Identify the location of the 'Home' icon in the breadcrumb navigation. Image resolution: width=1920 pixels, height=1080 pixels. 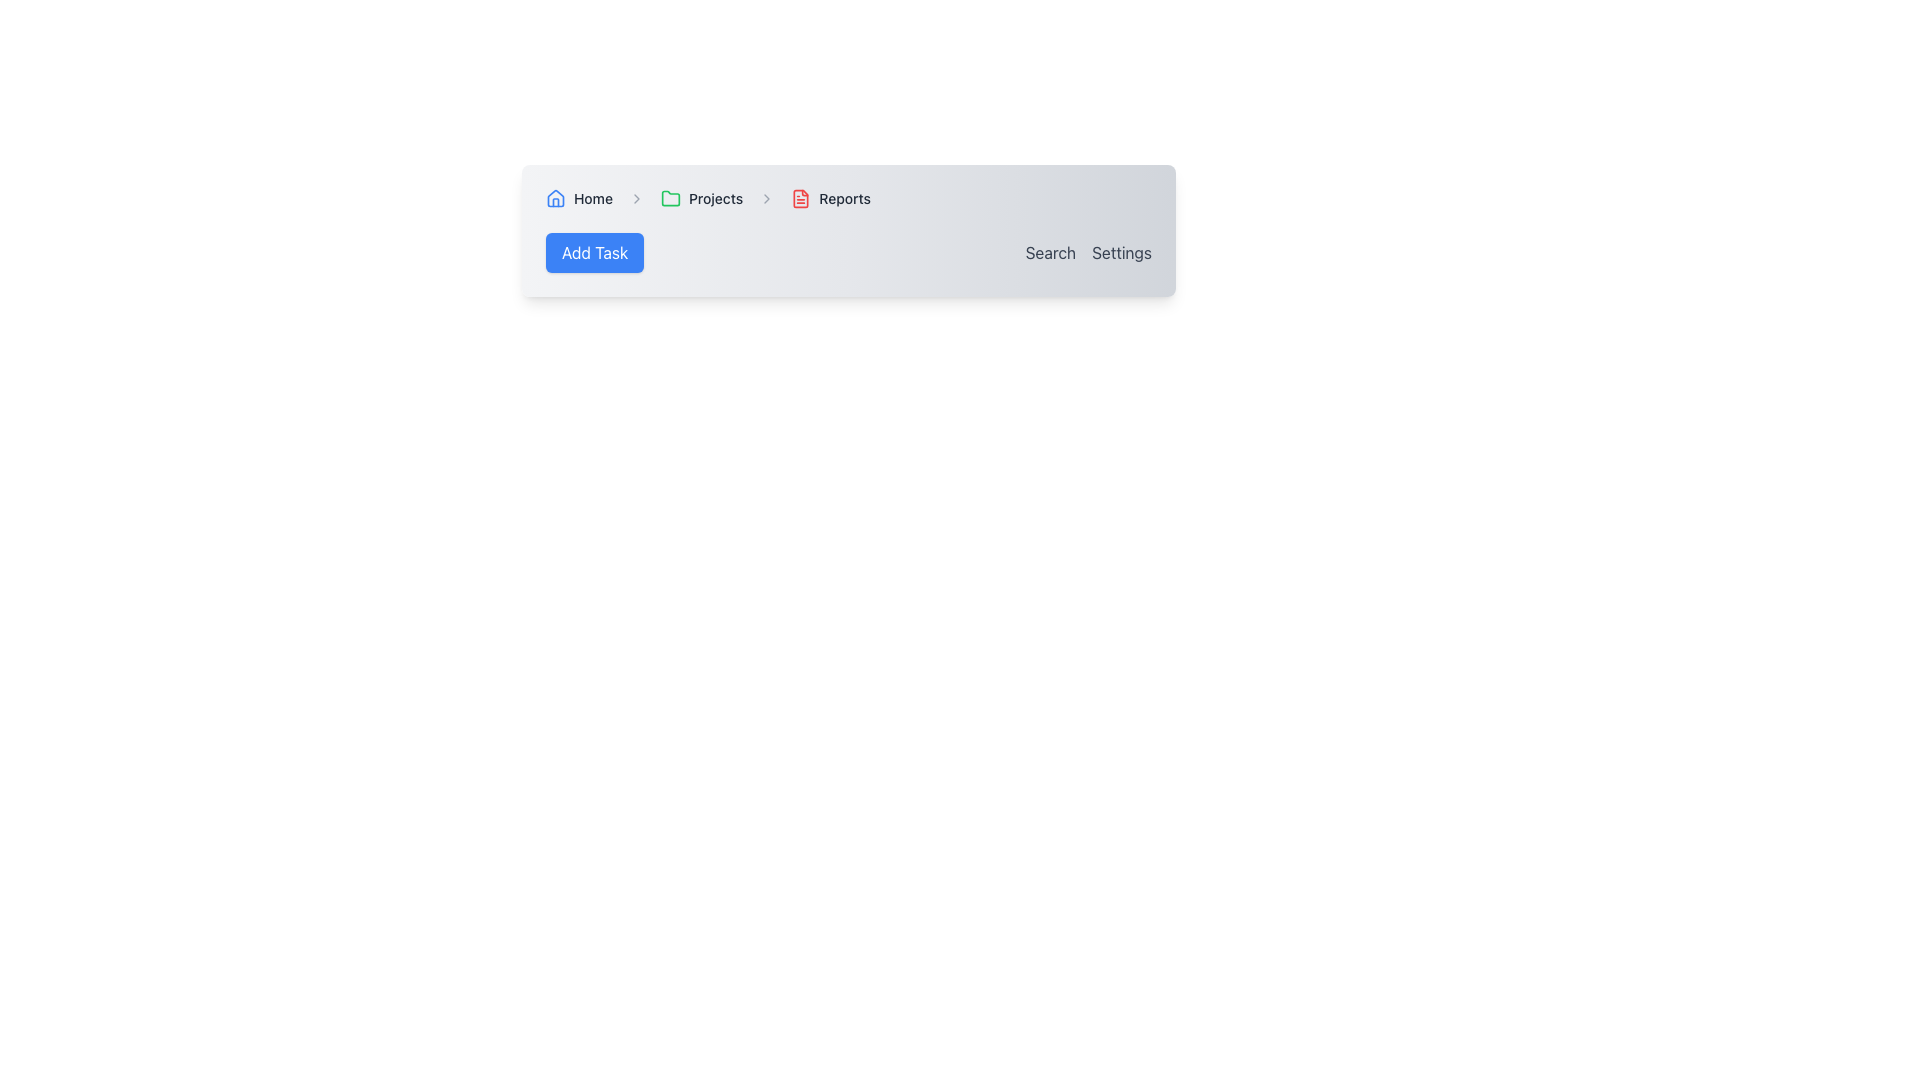
(556, 199).